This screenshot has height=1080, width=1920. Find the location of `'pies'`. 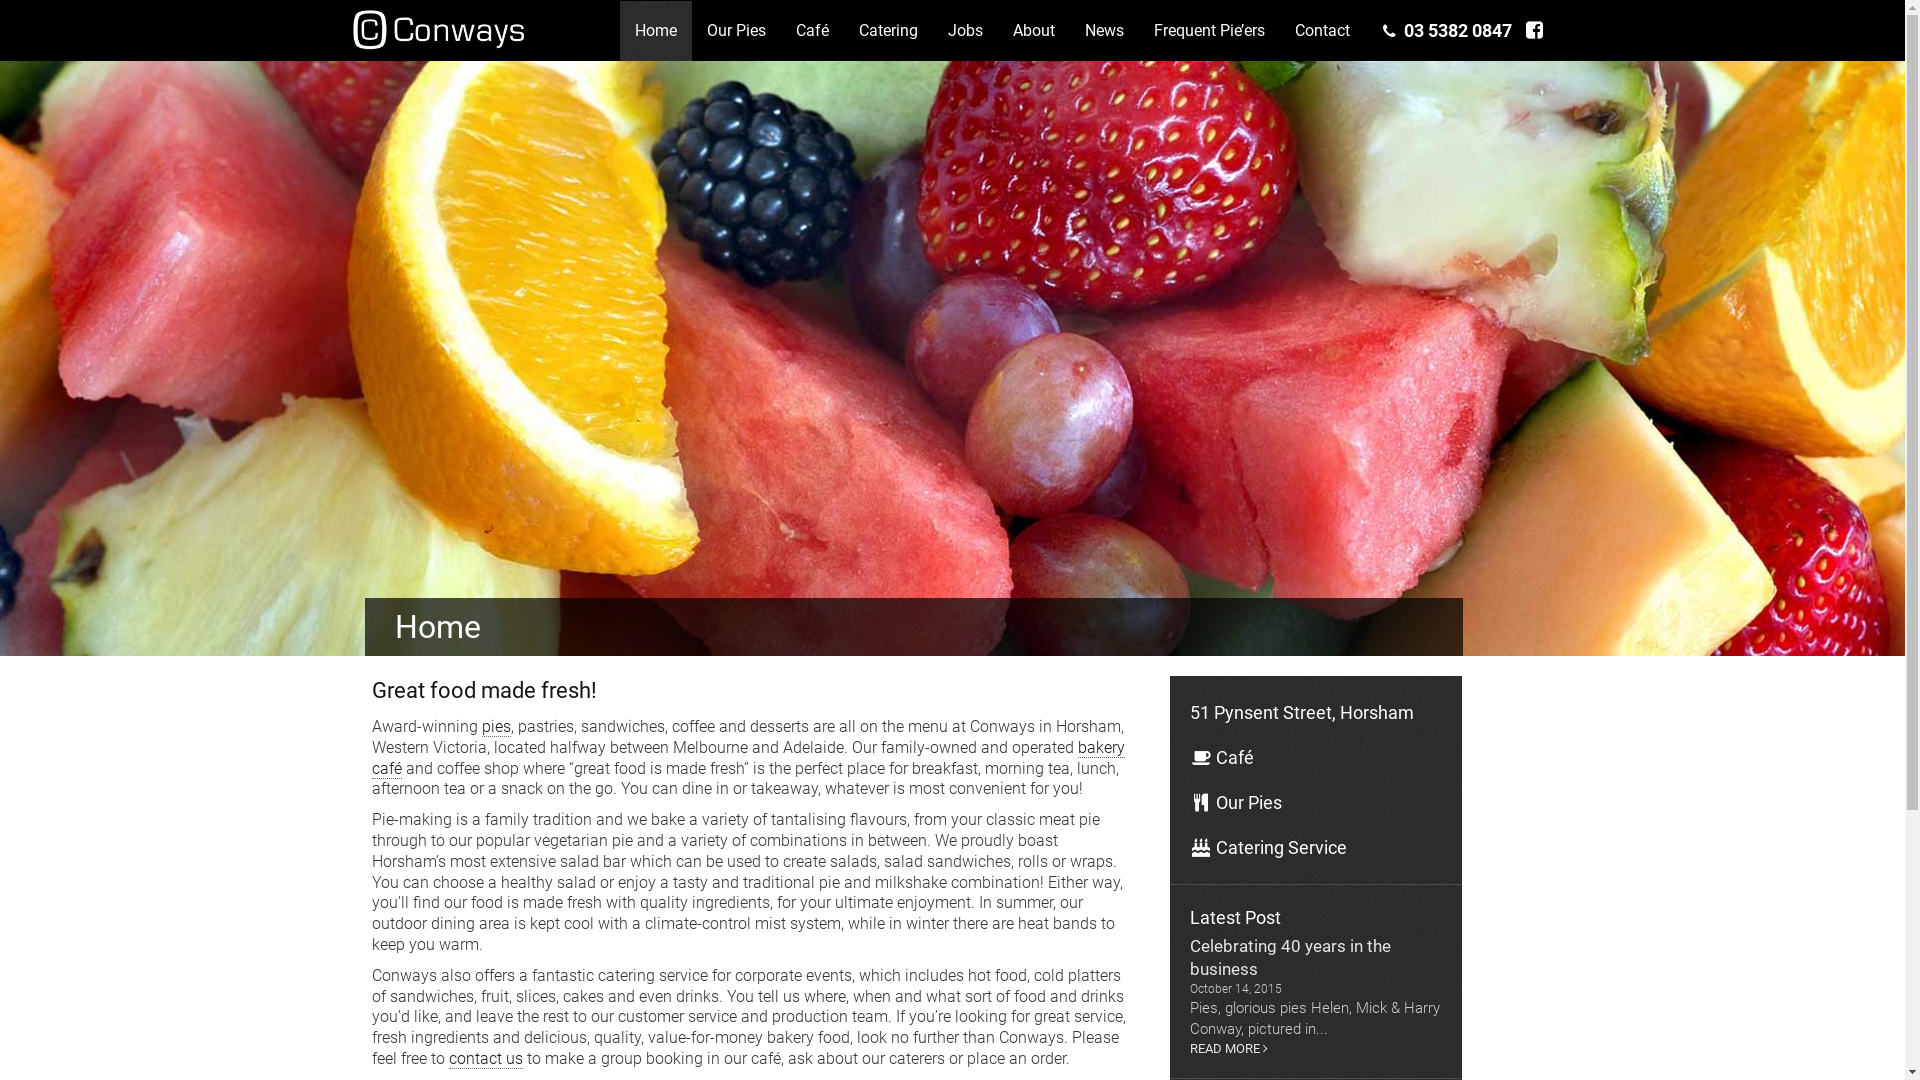

'pies' is located at coordinates (496, 726).